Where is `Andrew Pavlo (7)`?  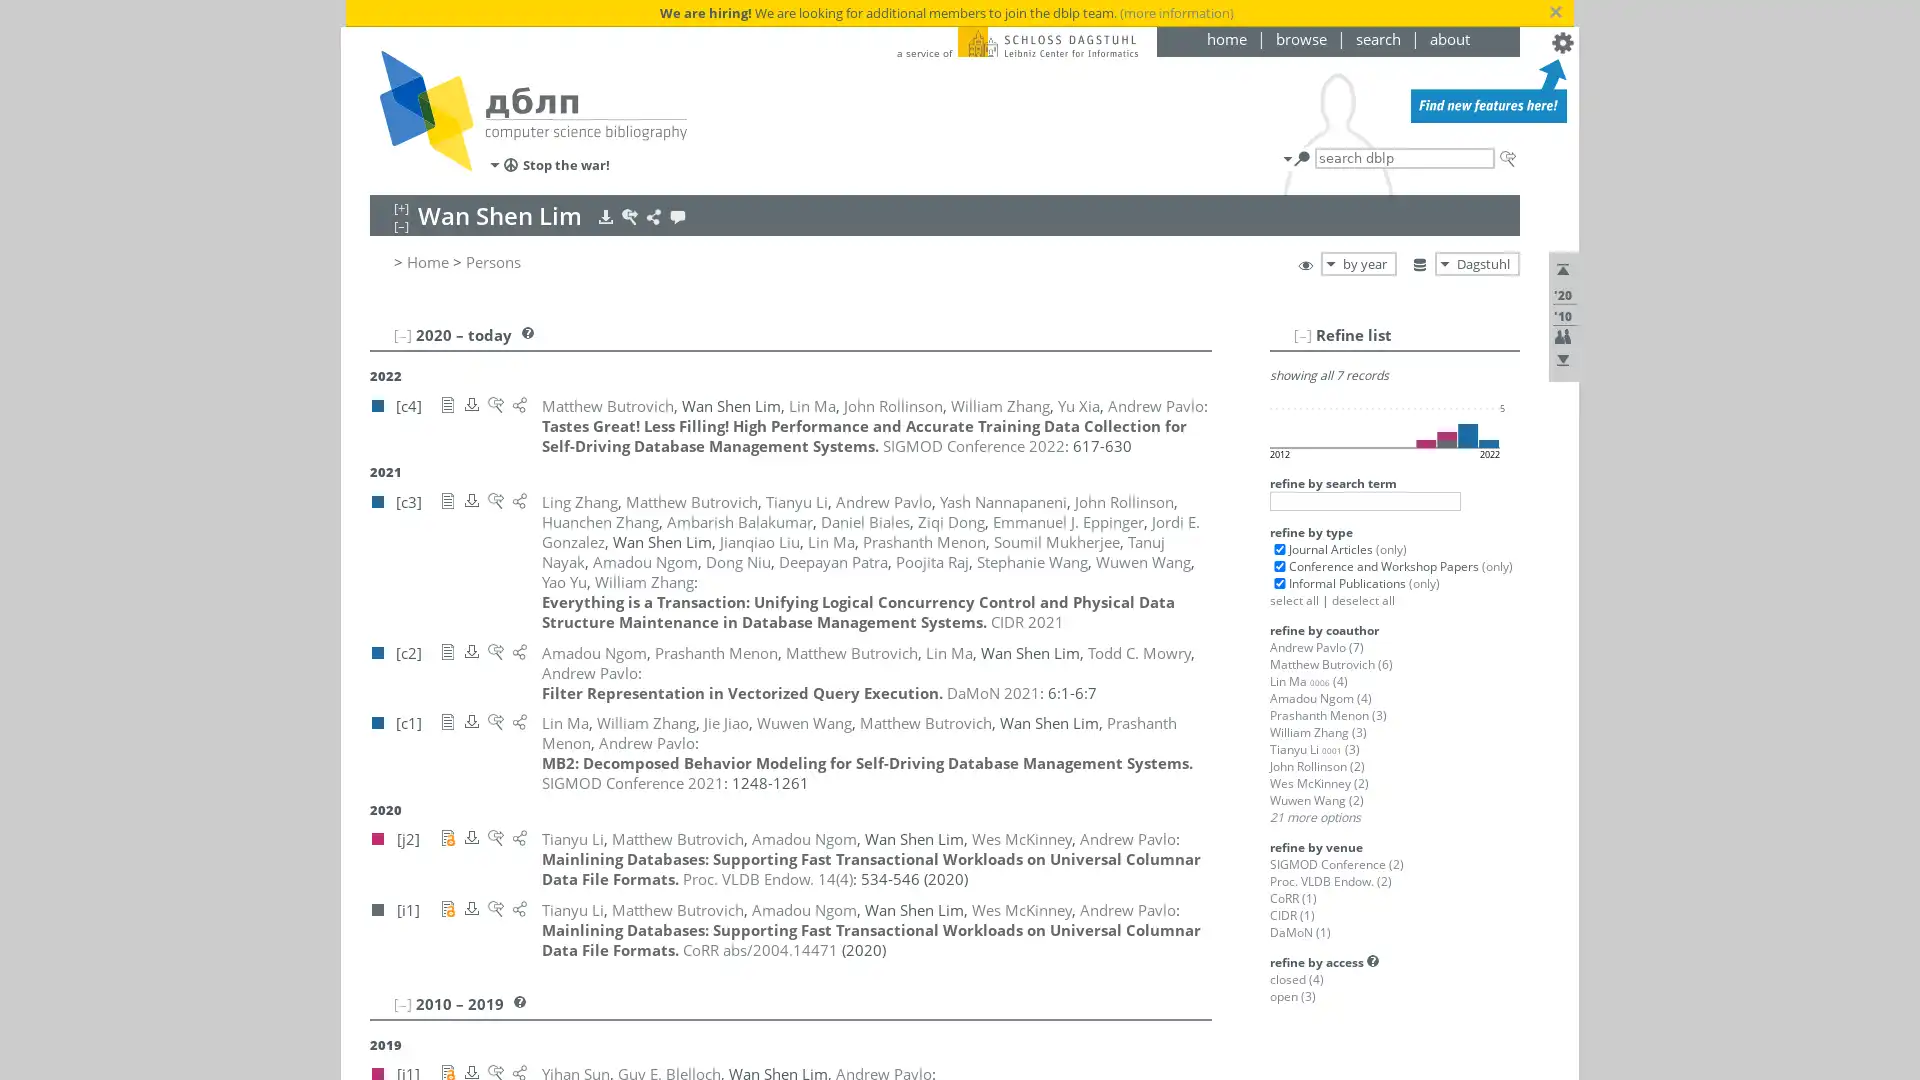
Andrew Pavlo (7) is located at coordinates (1316, 647).